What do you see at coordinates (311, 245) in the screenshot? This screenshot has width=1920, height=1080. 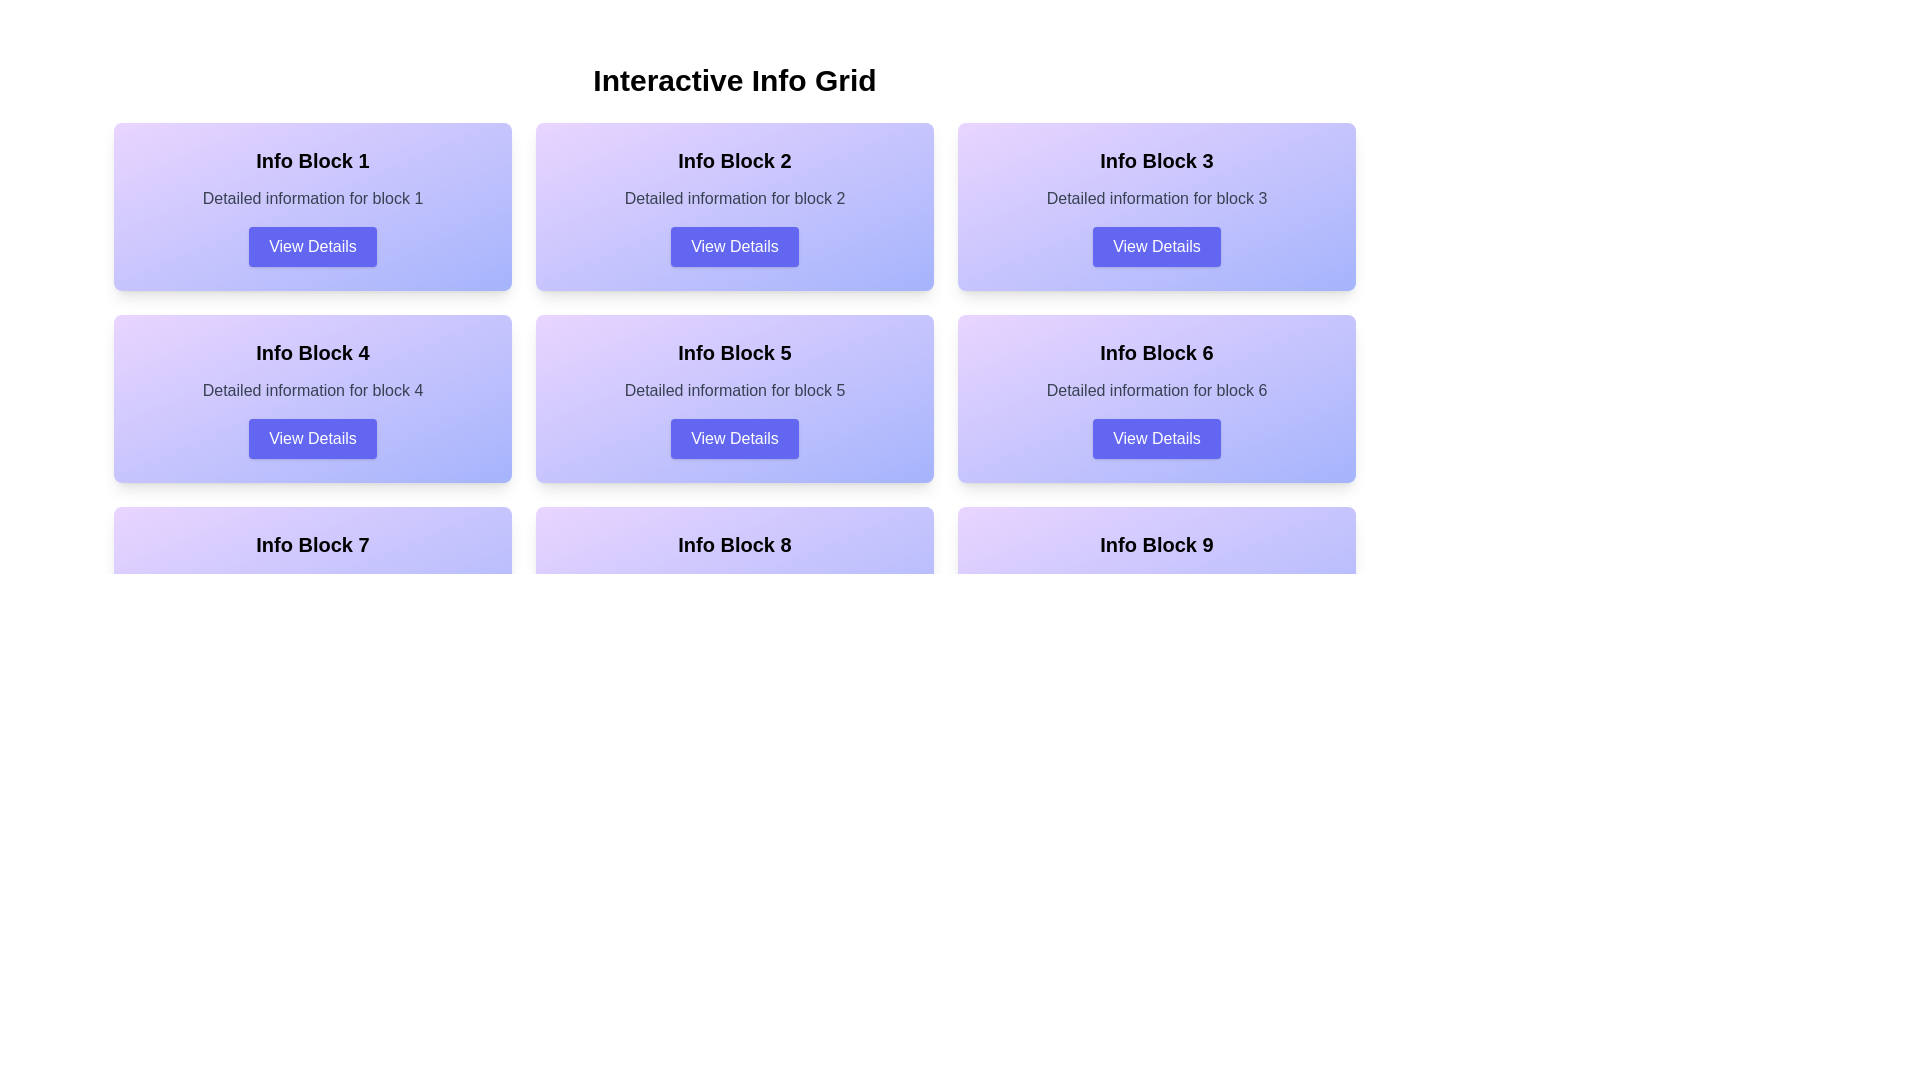 I see `the 'View Details' button located in 'Info Block 1'` at bounding box center [311, 245].